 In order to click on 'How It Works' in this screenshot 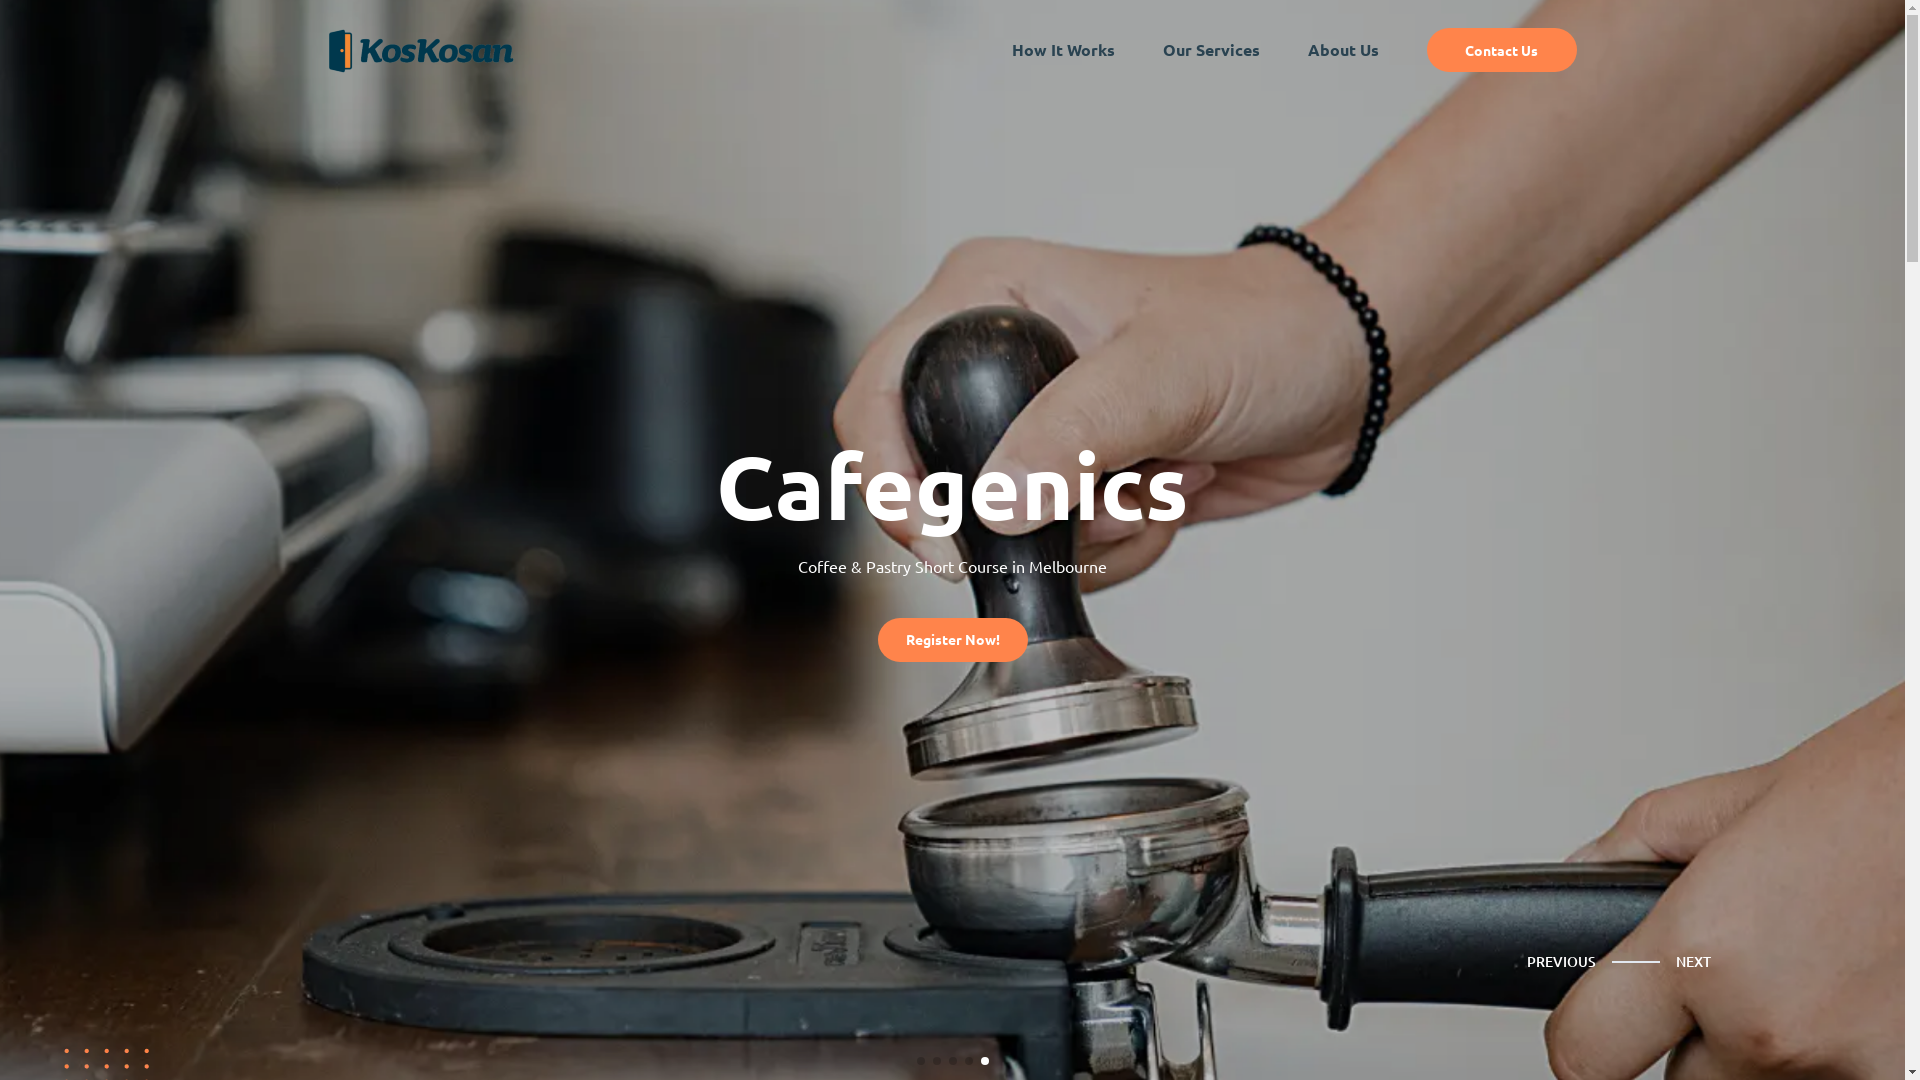, I will do `click(1062, 49)`.